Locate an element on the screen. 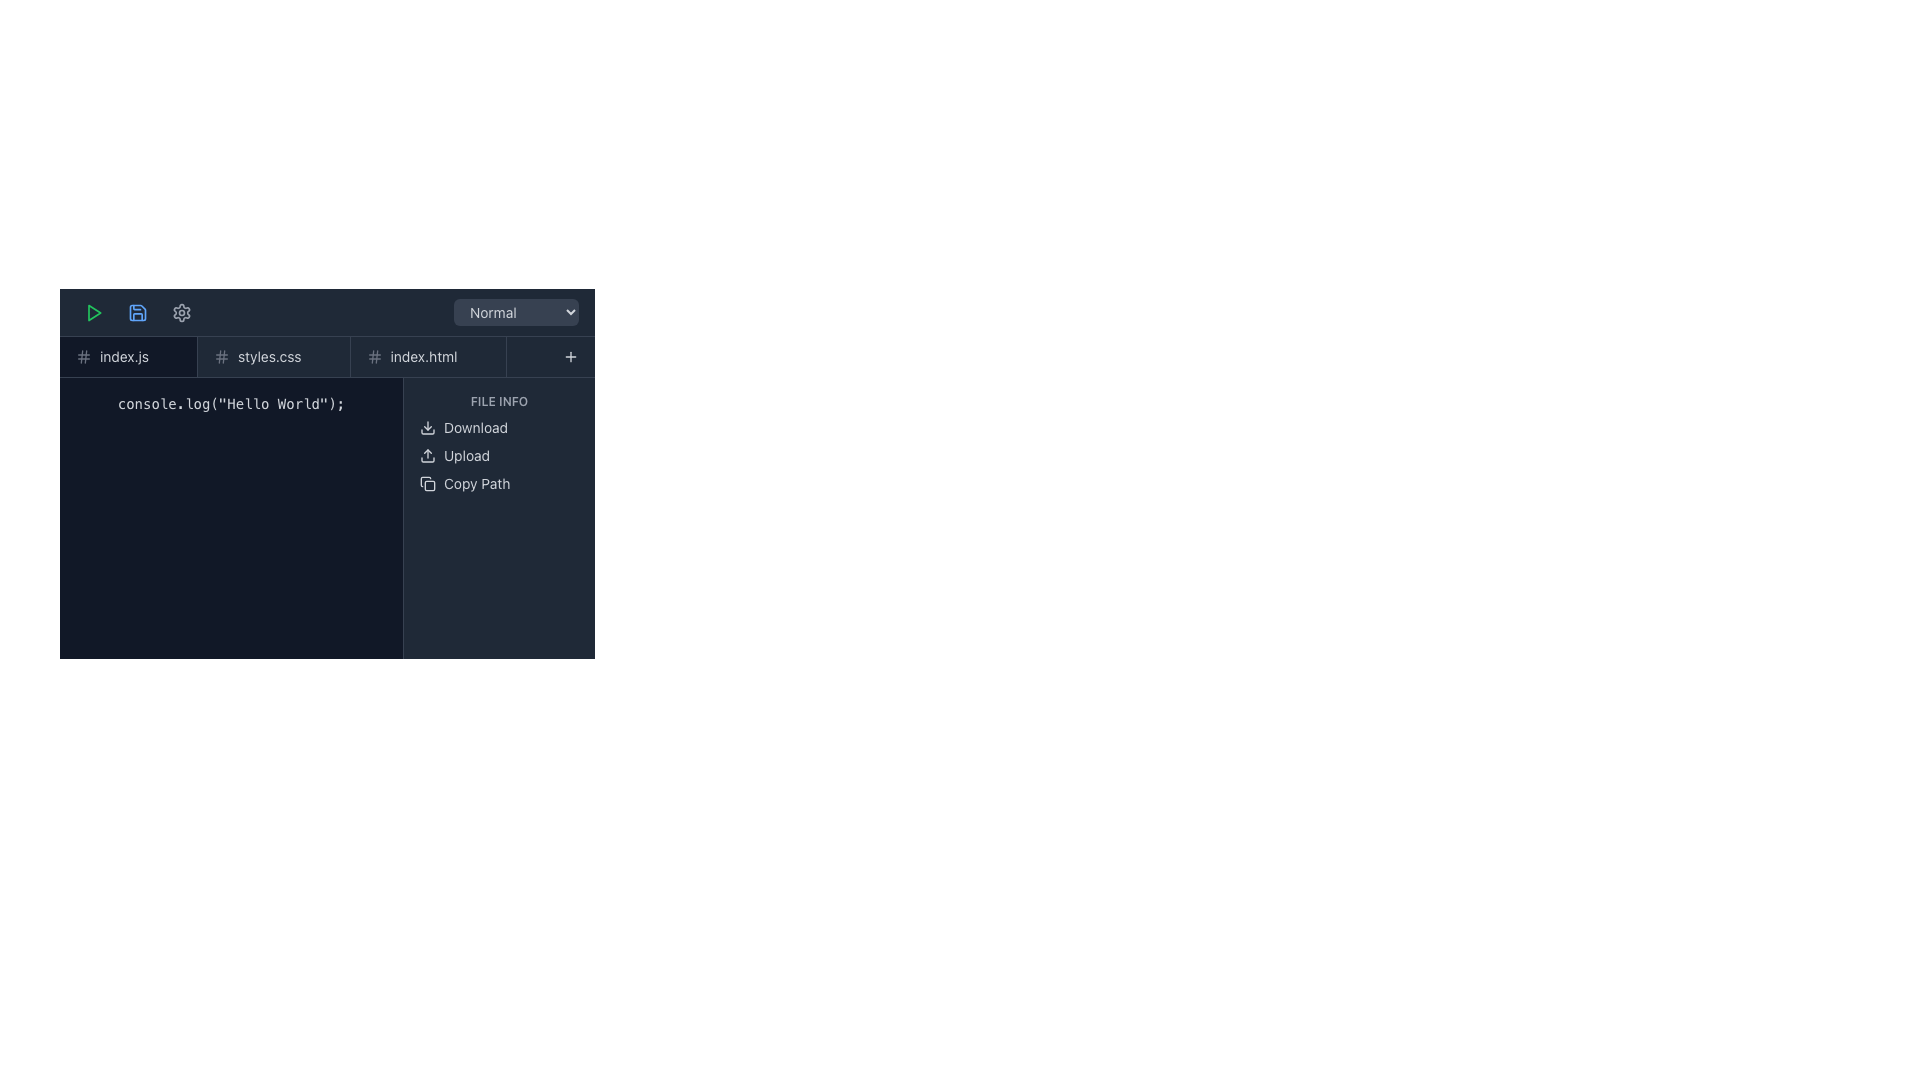 Image resolution: width=1920 pixels, height=1080 pixels. the 'styles.css' tab in the tabbed interface to trigger hover-specific actions is located at coordinates (273, 356).